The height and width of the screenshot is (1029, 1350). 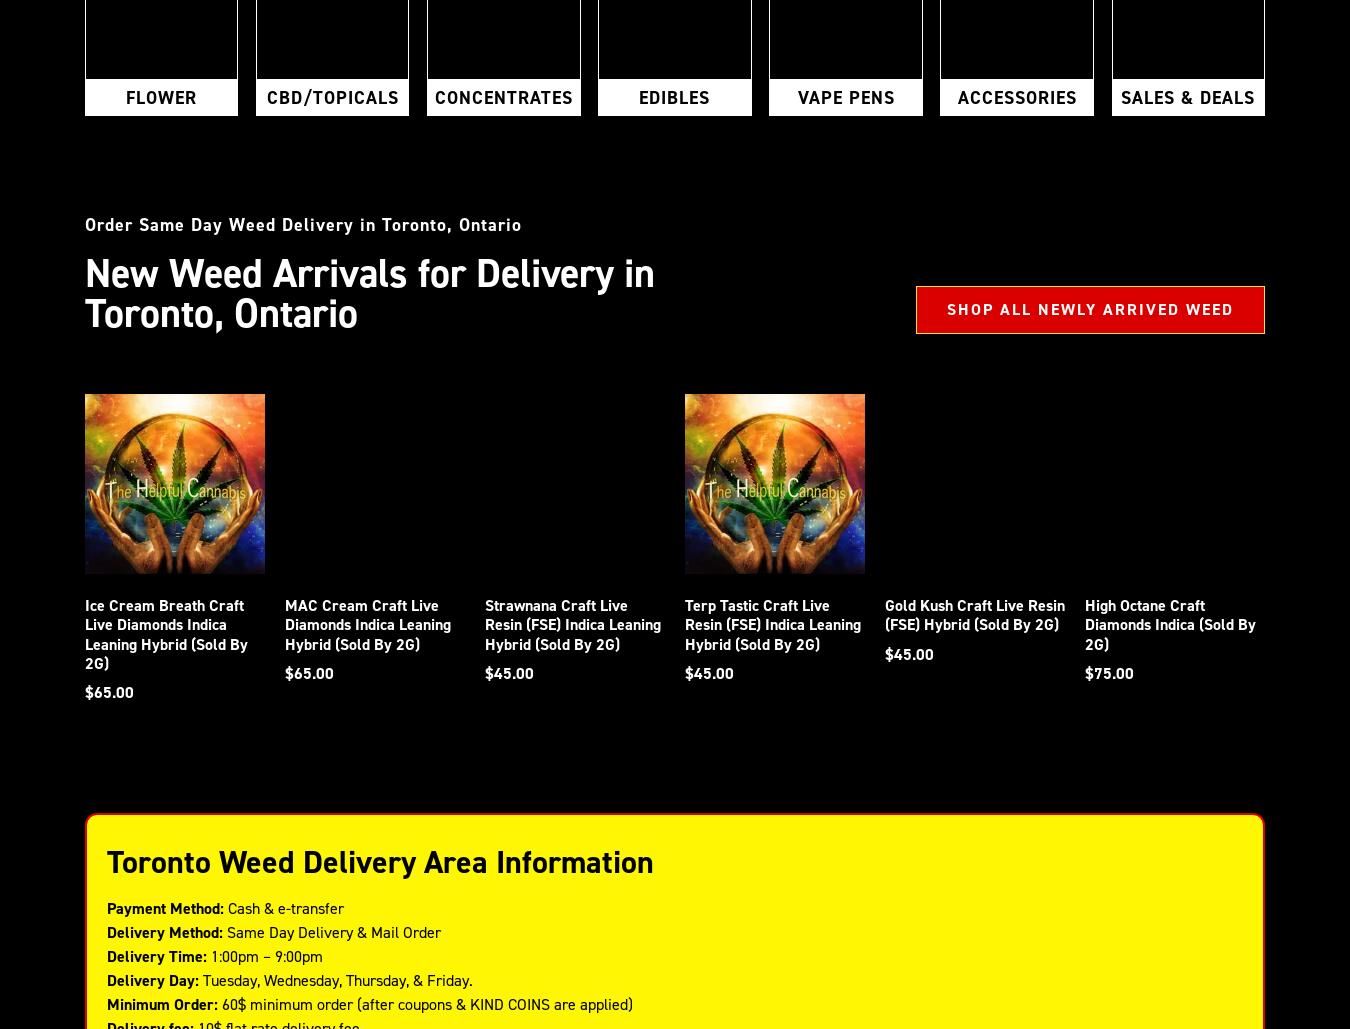 I want to click on 'Gold Kush Craft Live Resin (FSE) Hybrid (Sold By 2G)', so click(x=973, y=615).